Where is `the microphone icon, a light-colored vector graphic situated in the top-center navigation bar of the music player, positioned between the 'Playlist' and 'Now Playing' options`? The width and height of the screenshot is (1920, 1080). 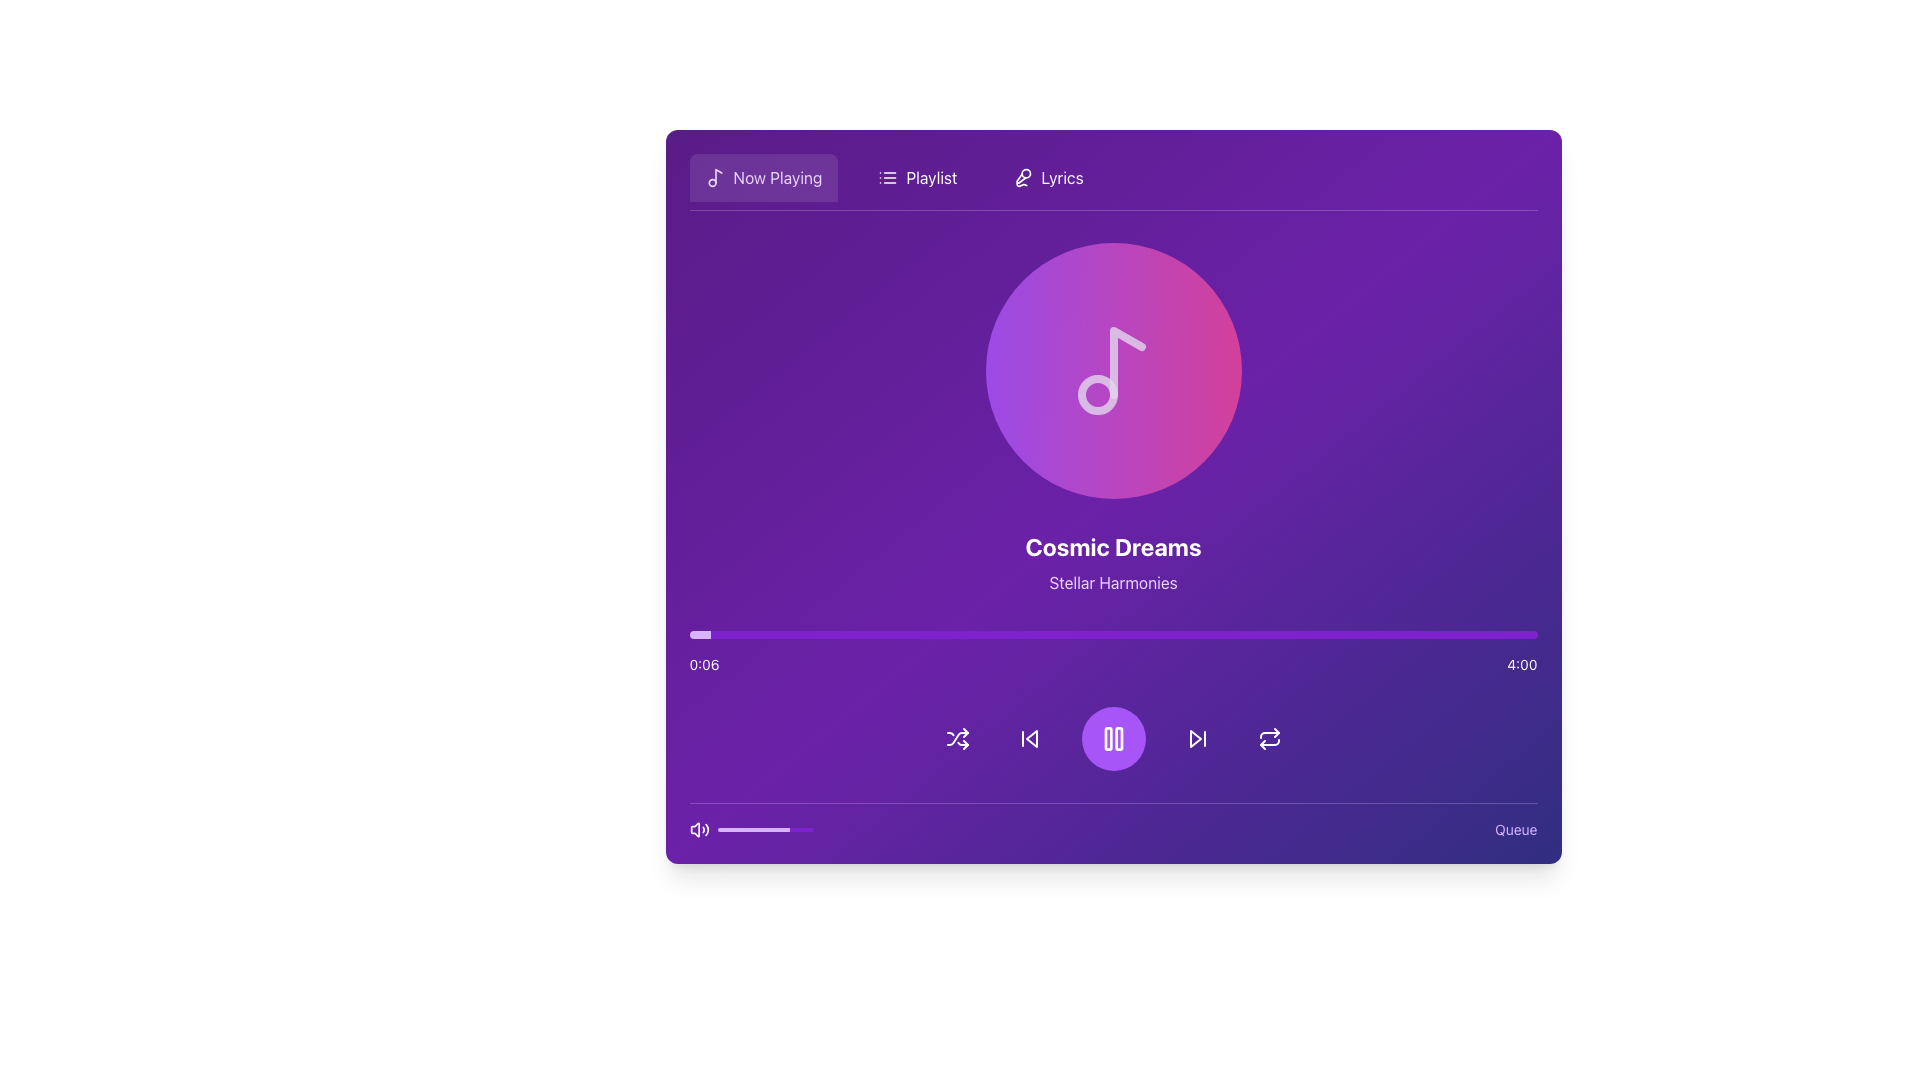 the microphone icon, a light-colored vector graphic situated in the top-center navigation bar of the music player, positioned between the 'Playlist' and 'Now Playing' options is located at coordinates (1021, 177).